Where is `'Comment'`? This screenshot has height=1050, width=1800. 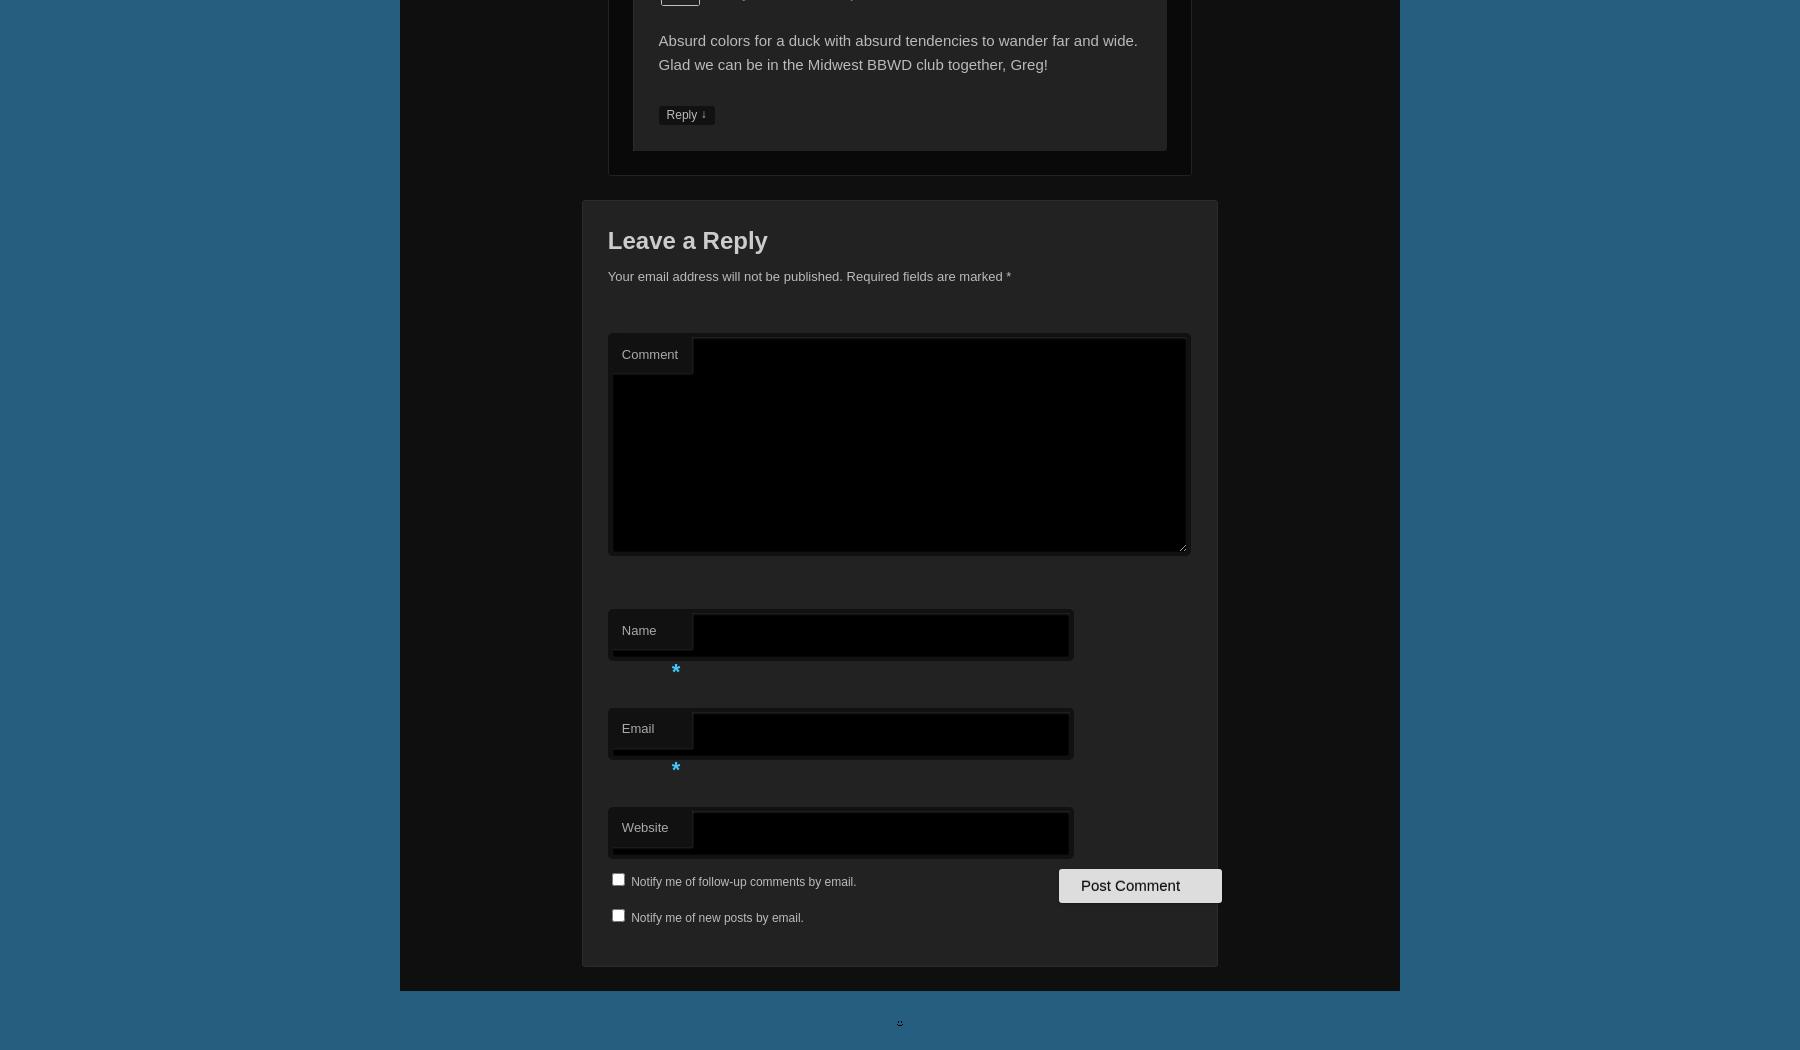 'Comment' is located at coordinates (649, 352).